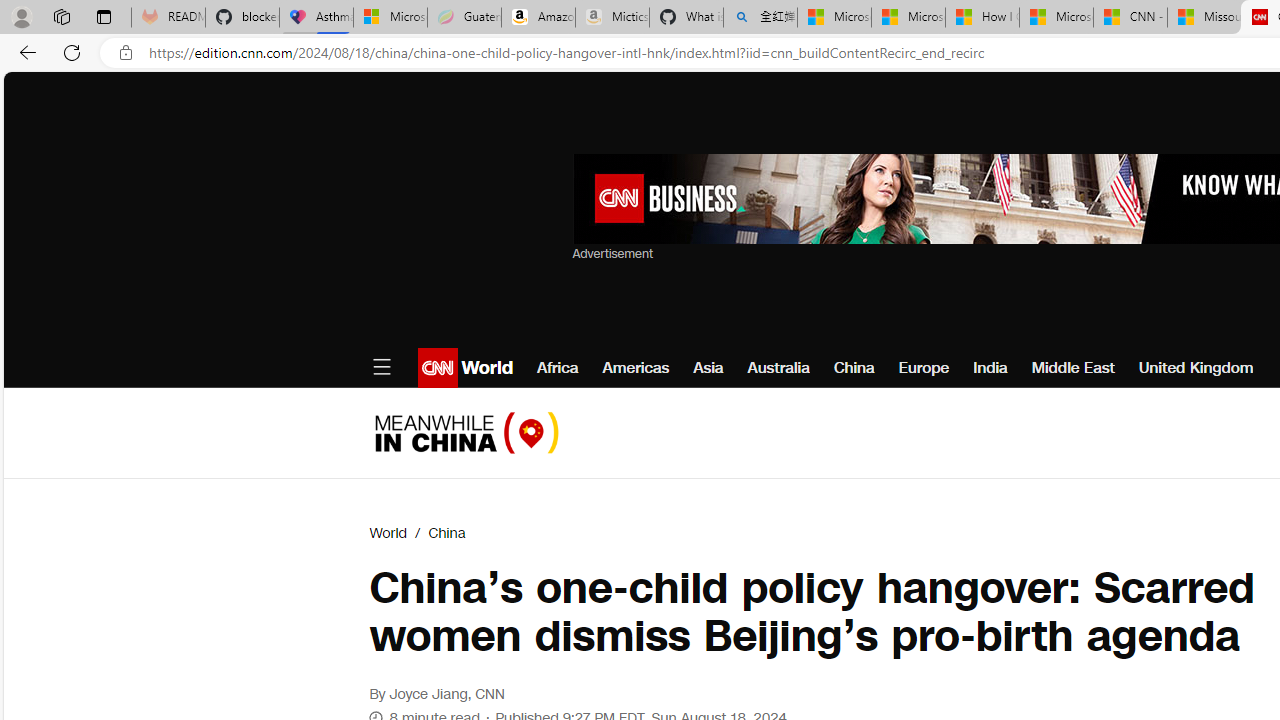 This screenshot has height=720, width=1280. Describe the element at coordinates (1196, 367) in the screenshot. I see `'United Kingdom'` at that location.